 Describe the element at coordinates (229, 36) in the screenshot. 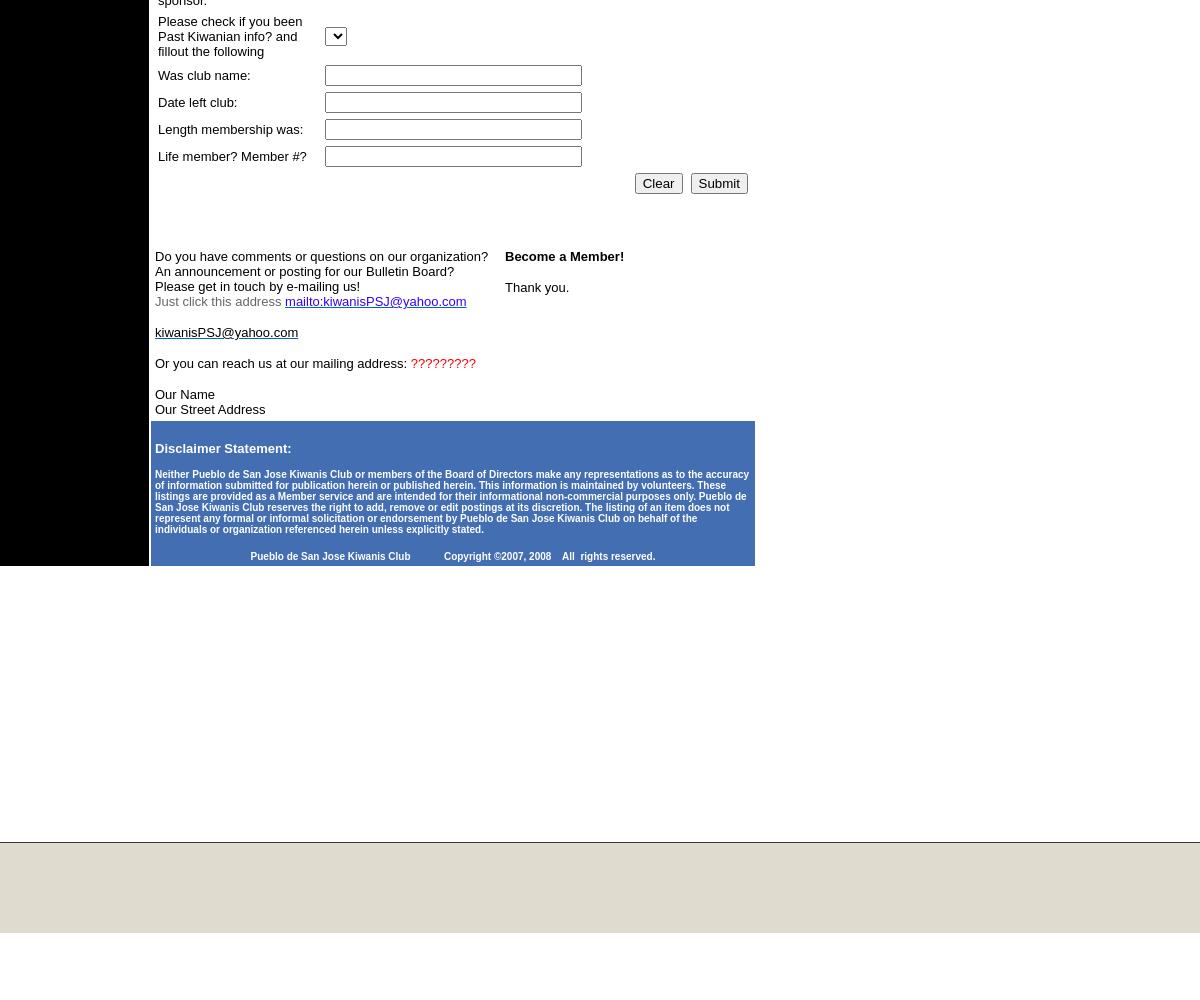

I see `'Please check if you been Past Kiwanian info? and fillout
                              the following'` at that location.